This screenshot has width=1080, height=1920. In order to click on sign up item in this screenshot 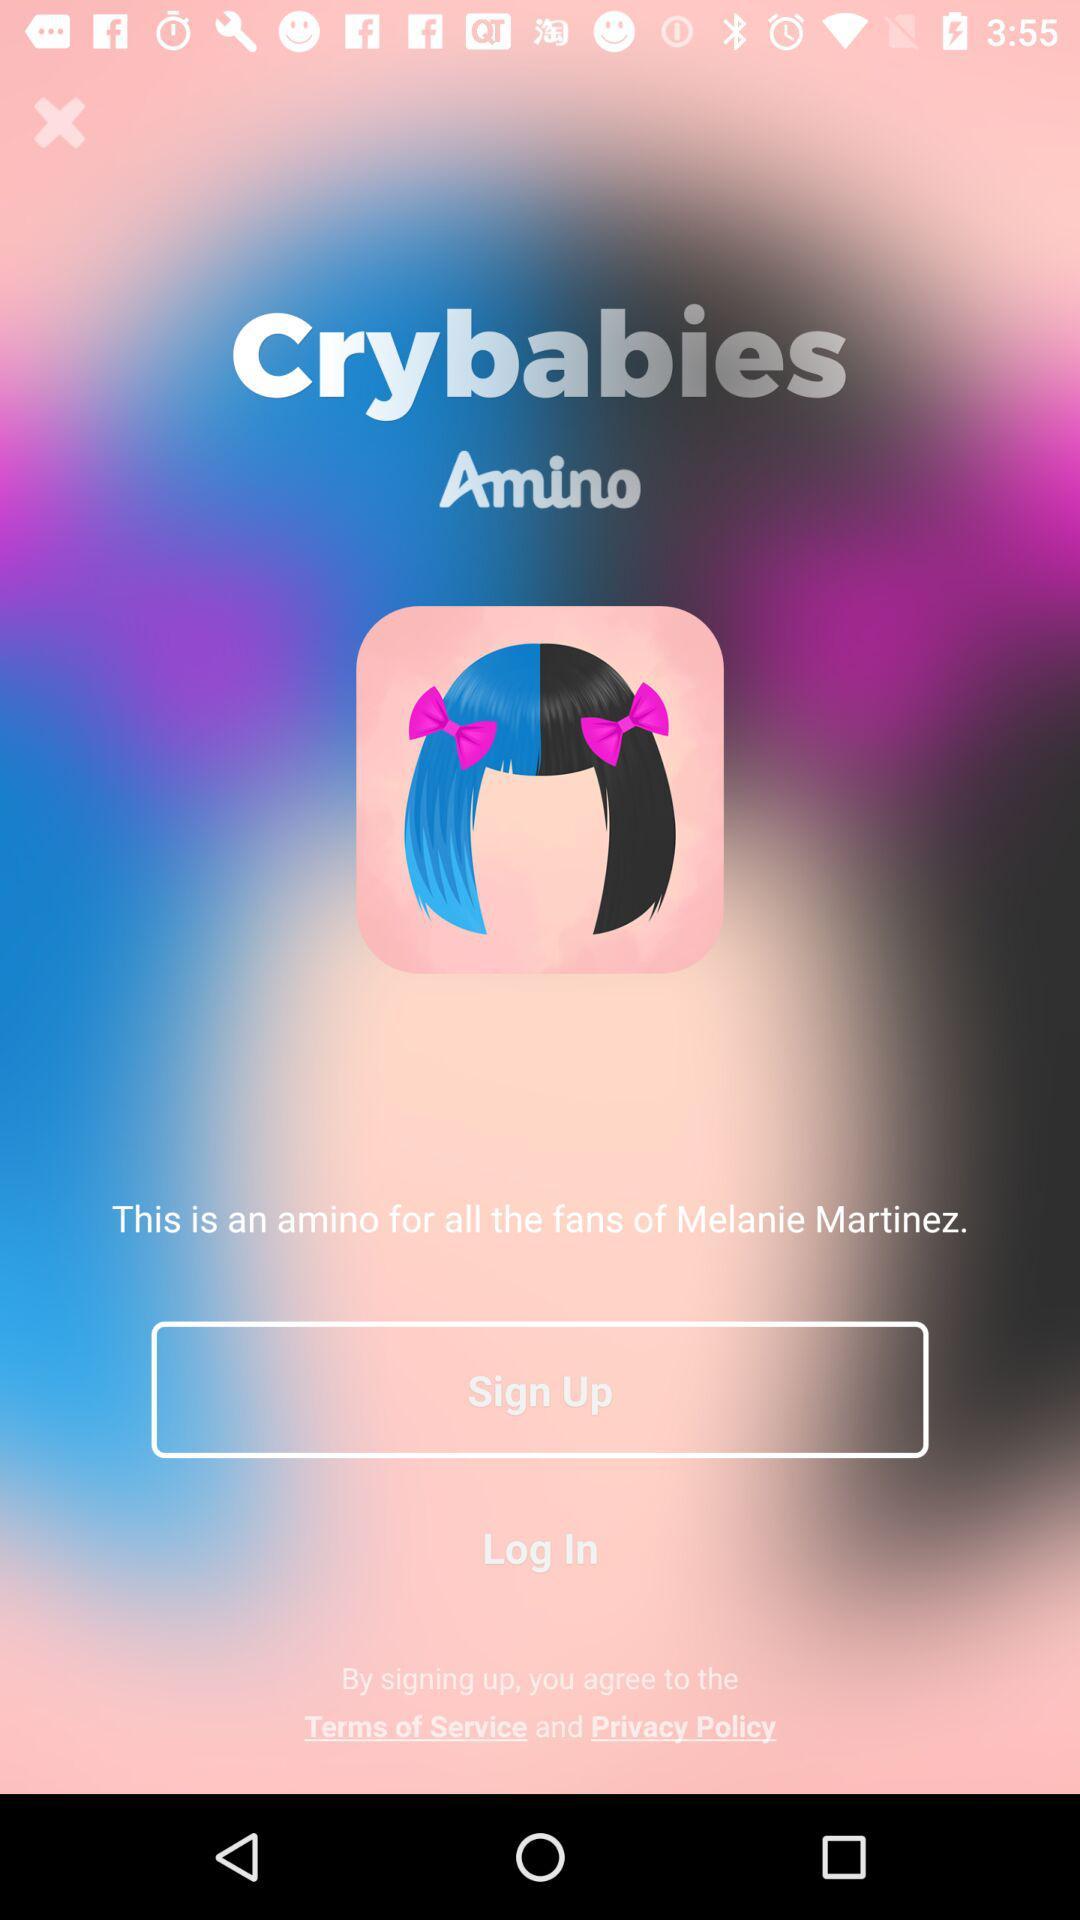, I will do `click(540, 1388)`.